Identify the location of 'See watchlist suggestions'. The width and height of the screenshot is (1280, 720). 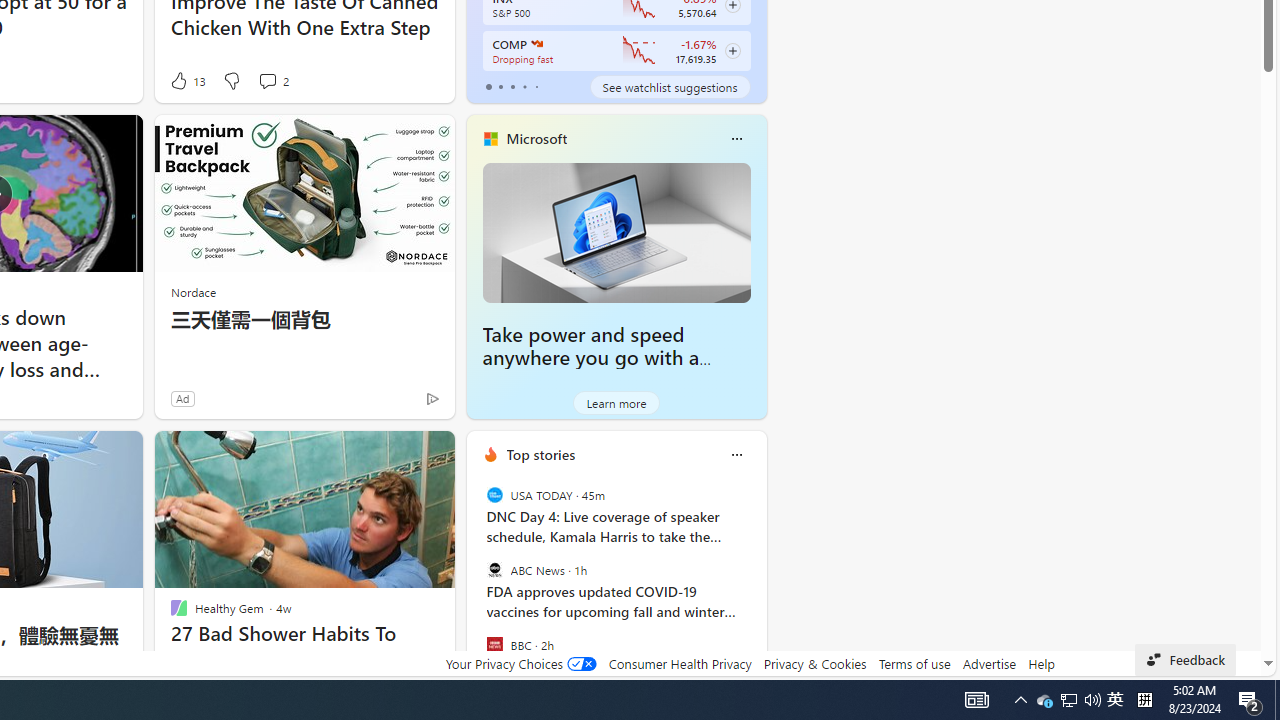
(670, 86).